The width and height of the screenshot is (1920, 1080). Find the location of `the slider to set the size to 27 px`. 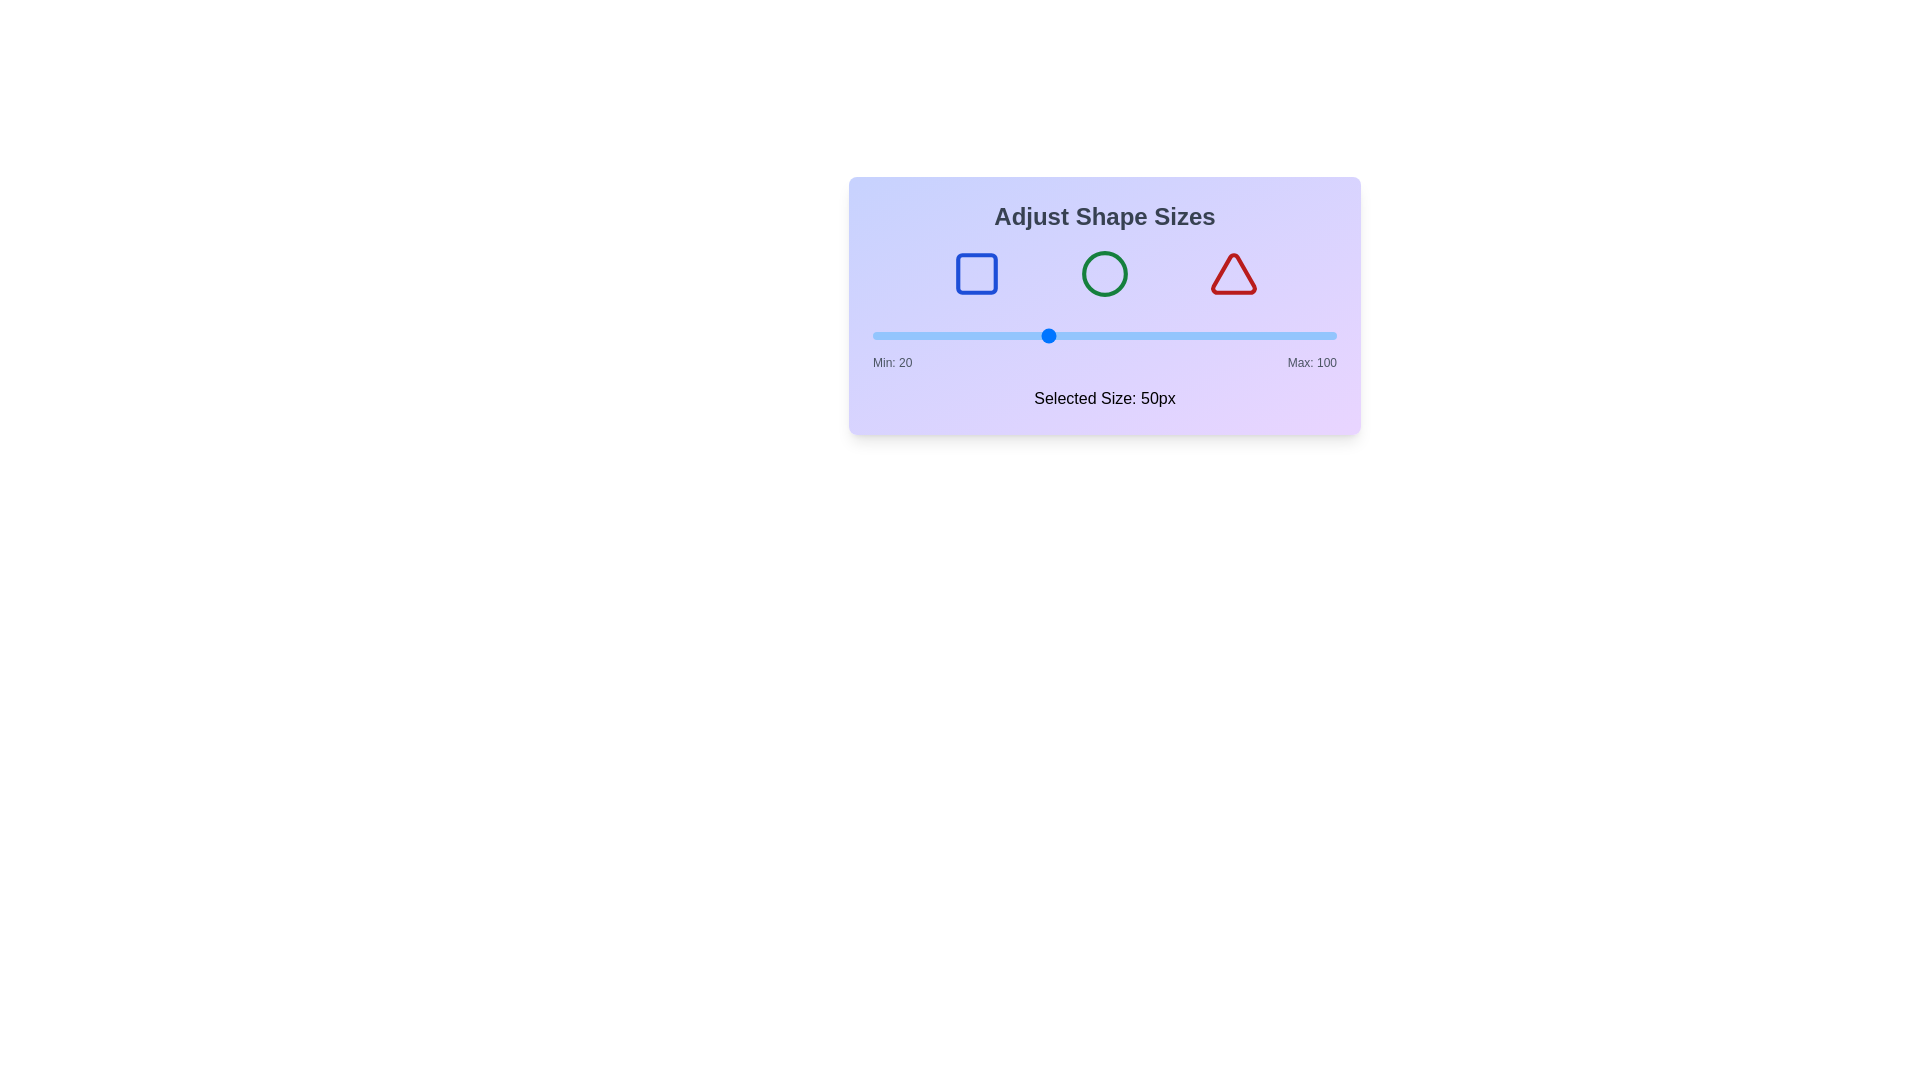

the slider to set the size to 27 px is located at coordinates (912, 334).